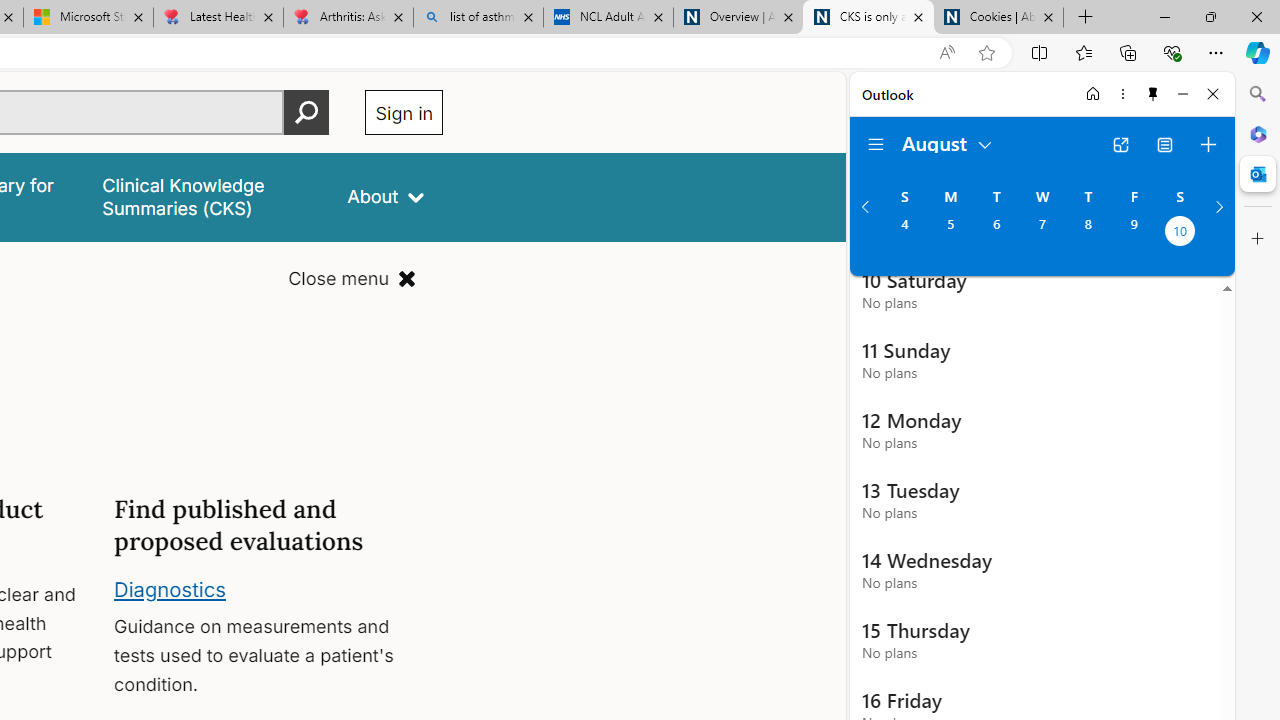  I want to click on 'Thursday, August 8, 2024. ', so click(1087, 232).